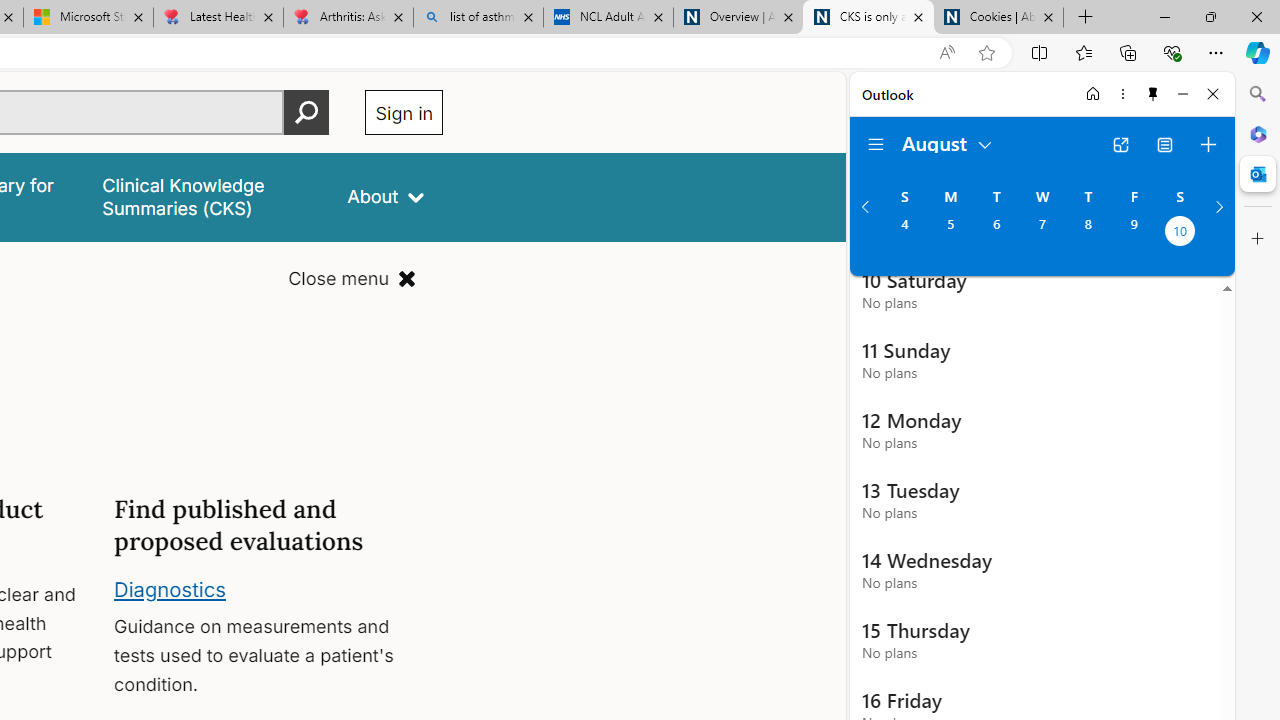  I want to click on 'Thursday, August 8, 2024. ', so click(1087, 232).